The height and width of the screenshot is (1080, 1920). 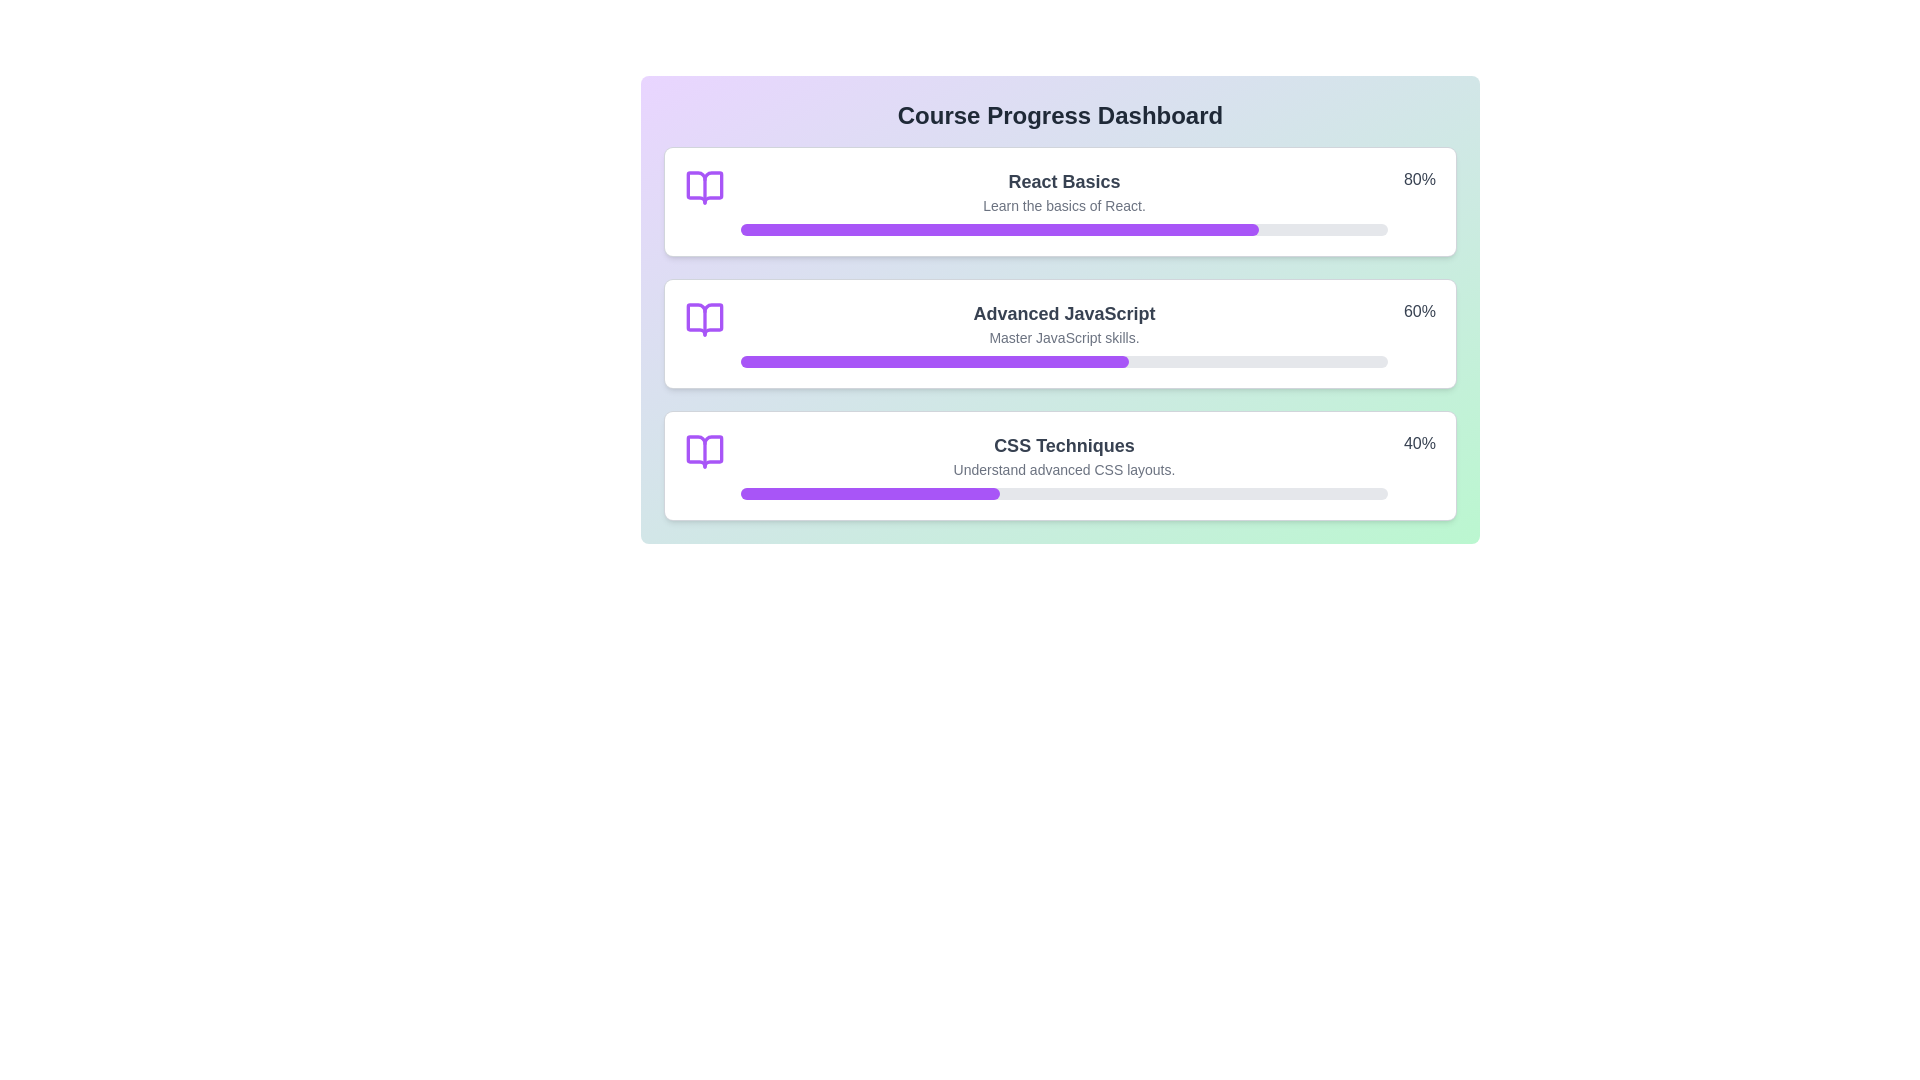 What do you see at coordinates (1419, 442) in the screenshot?
I see `the text label displaying '40%' in medium-sized gray text, located in the middle-right section of the 'CSS Techniques' progress card` at bounding box center [1419, 442].